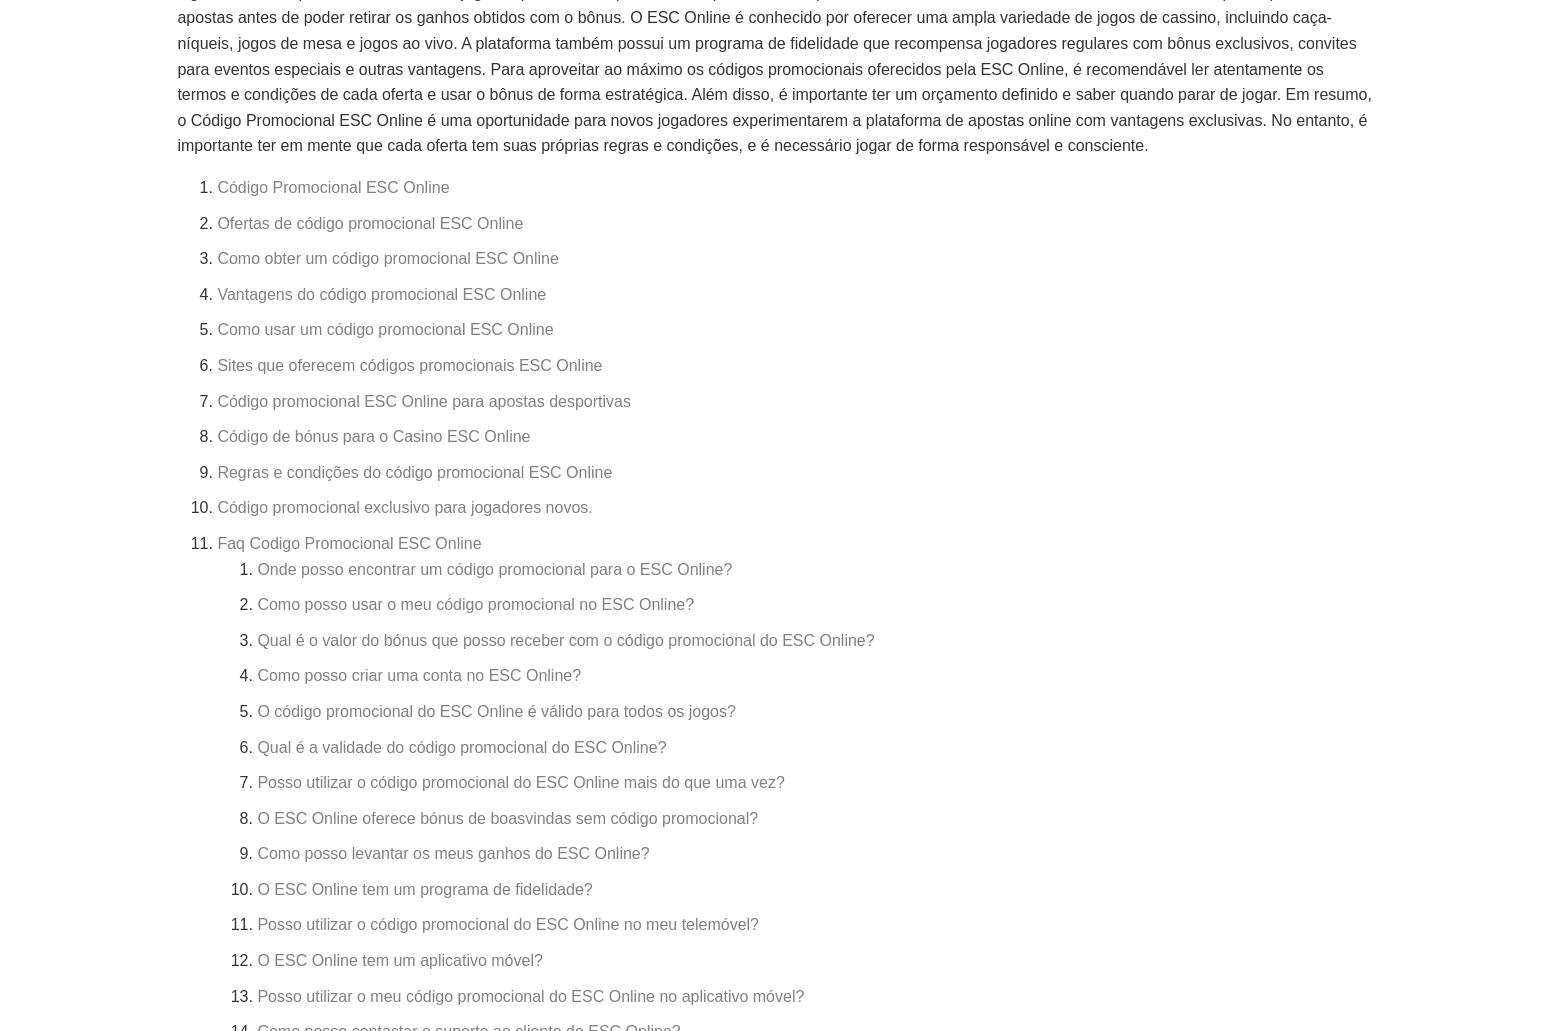 Image resolution: width=1550 pixels, height=1031 pixels. I want to click on 'Posso utilizar o código promocional do ESC Online mais do que uma vez?', so click(519, 781).